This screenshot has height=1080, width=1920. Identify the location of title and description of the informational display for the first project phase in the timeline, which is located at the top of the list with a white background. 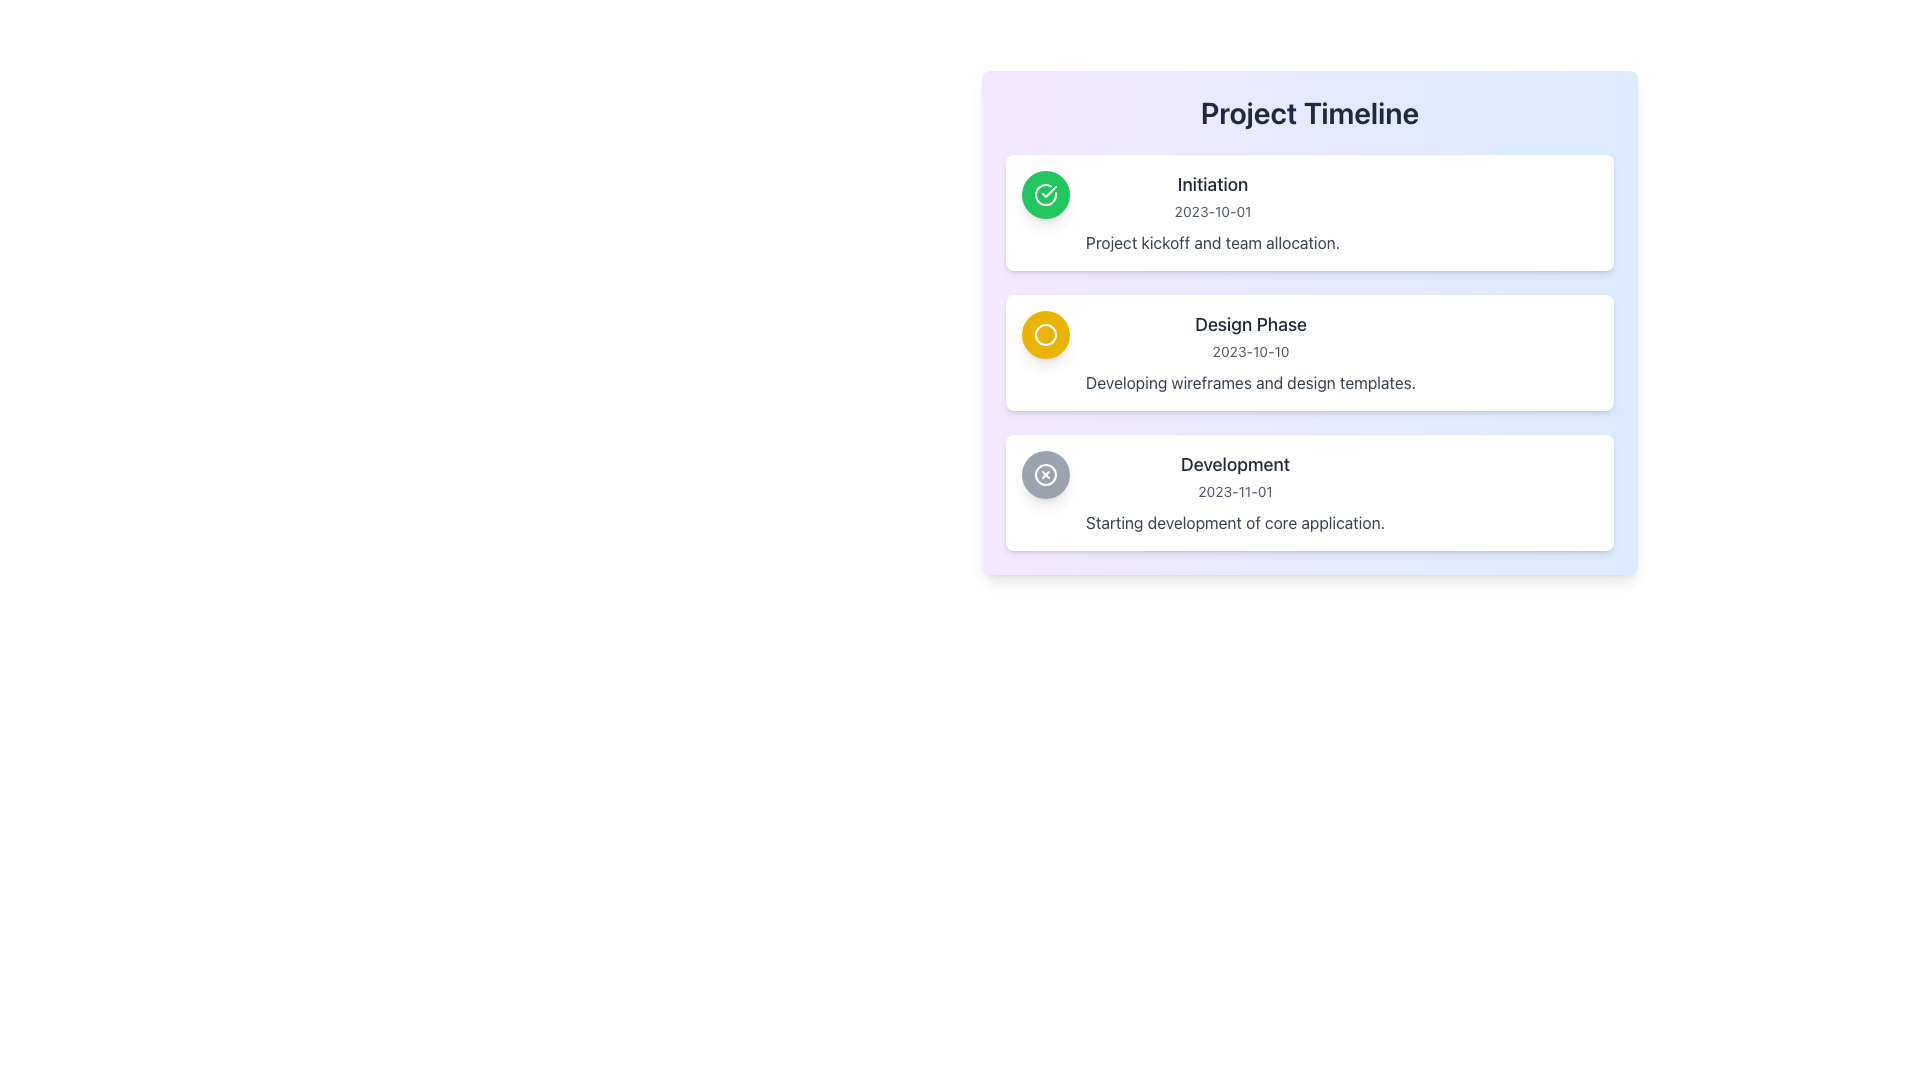
(1212, 212).